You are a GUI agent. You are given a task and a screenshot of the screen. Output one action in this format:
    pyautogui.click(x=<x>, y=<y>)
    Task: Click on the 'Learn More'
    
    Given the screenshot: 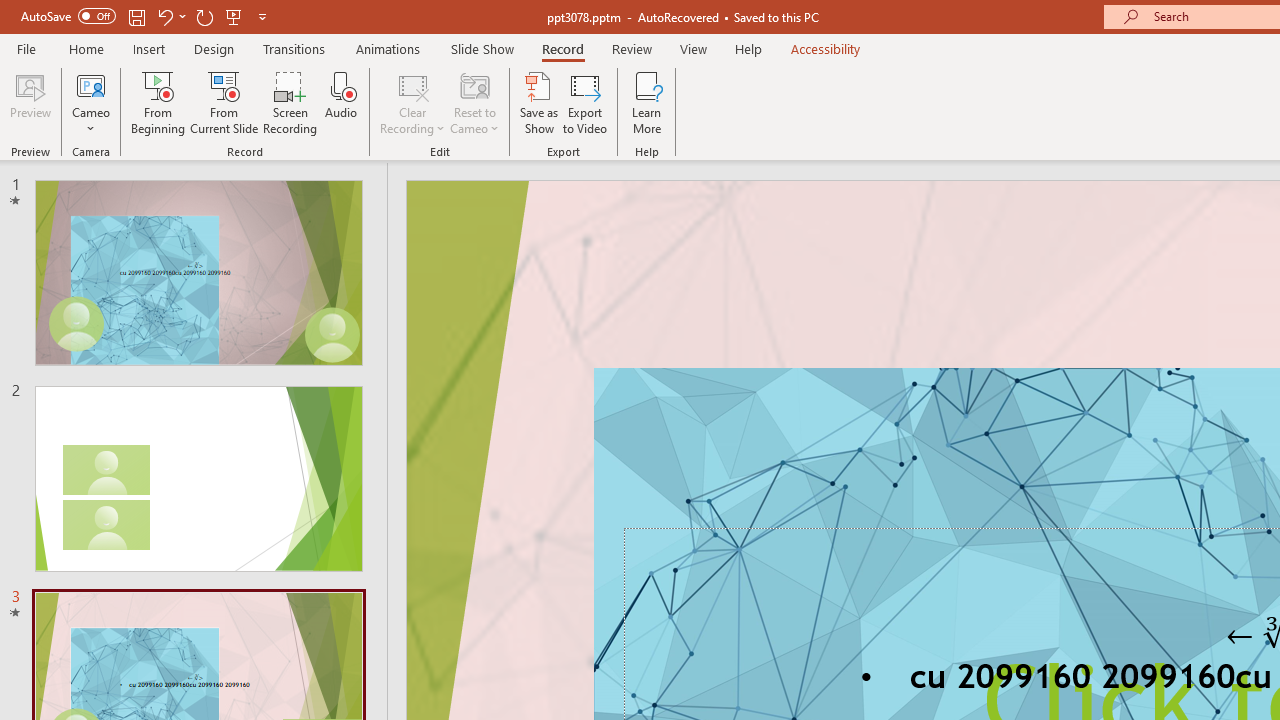 What is the action you would take?
    pyautogui.click(x=647, y=103)
    